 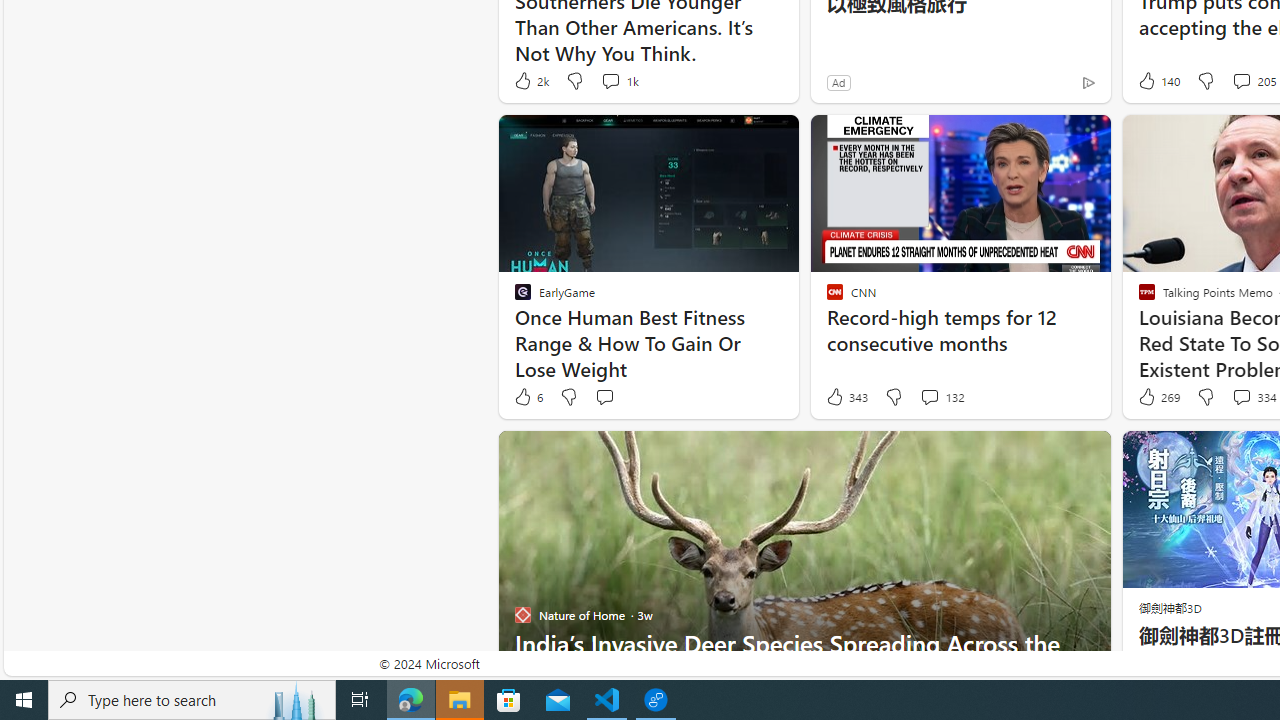 I want to click on 'View comments 1k Comment', so click(x=609, y=80).